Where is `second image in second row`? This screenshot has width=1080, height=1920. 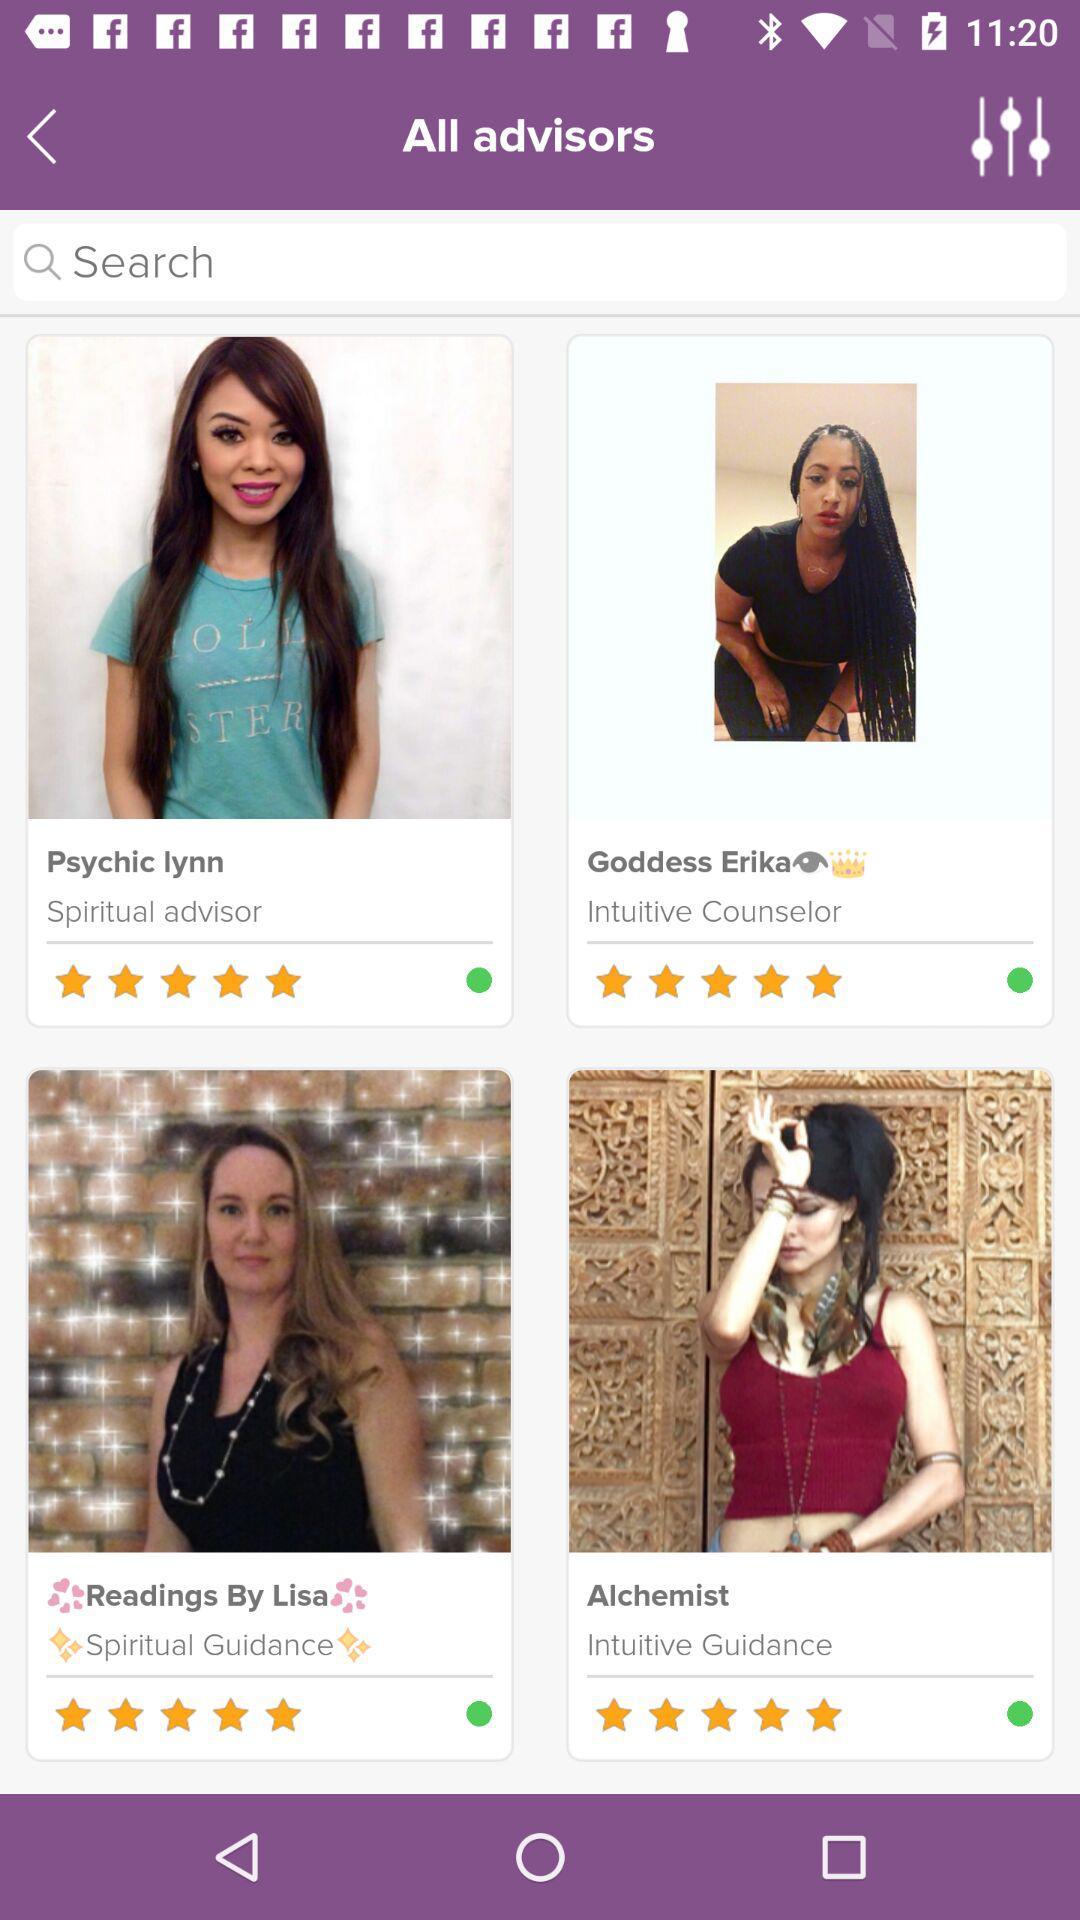 second image in second row is located at coordinates (810, 1311).